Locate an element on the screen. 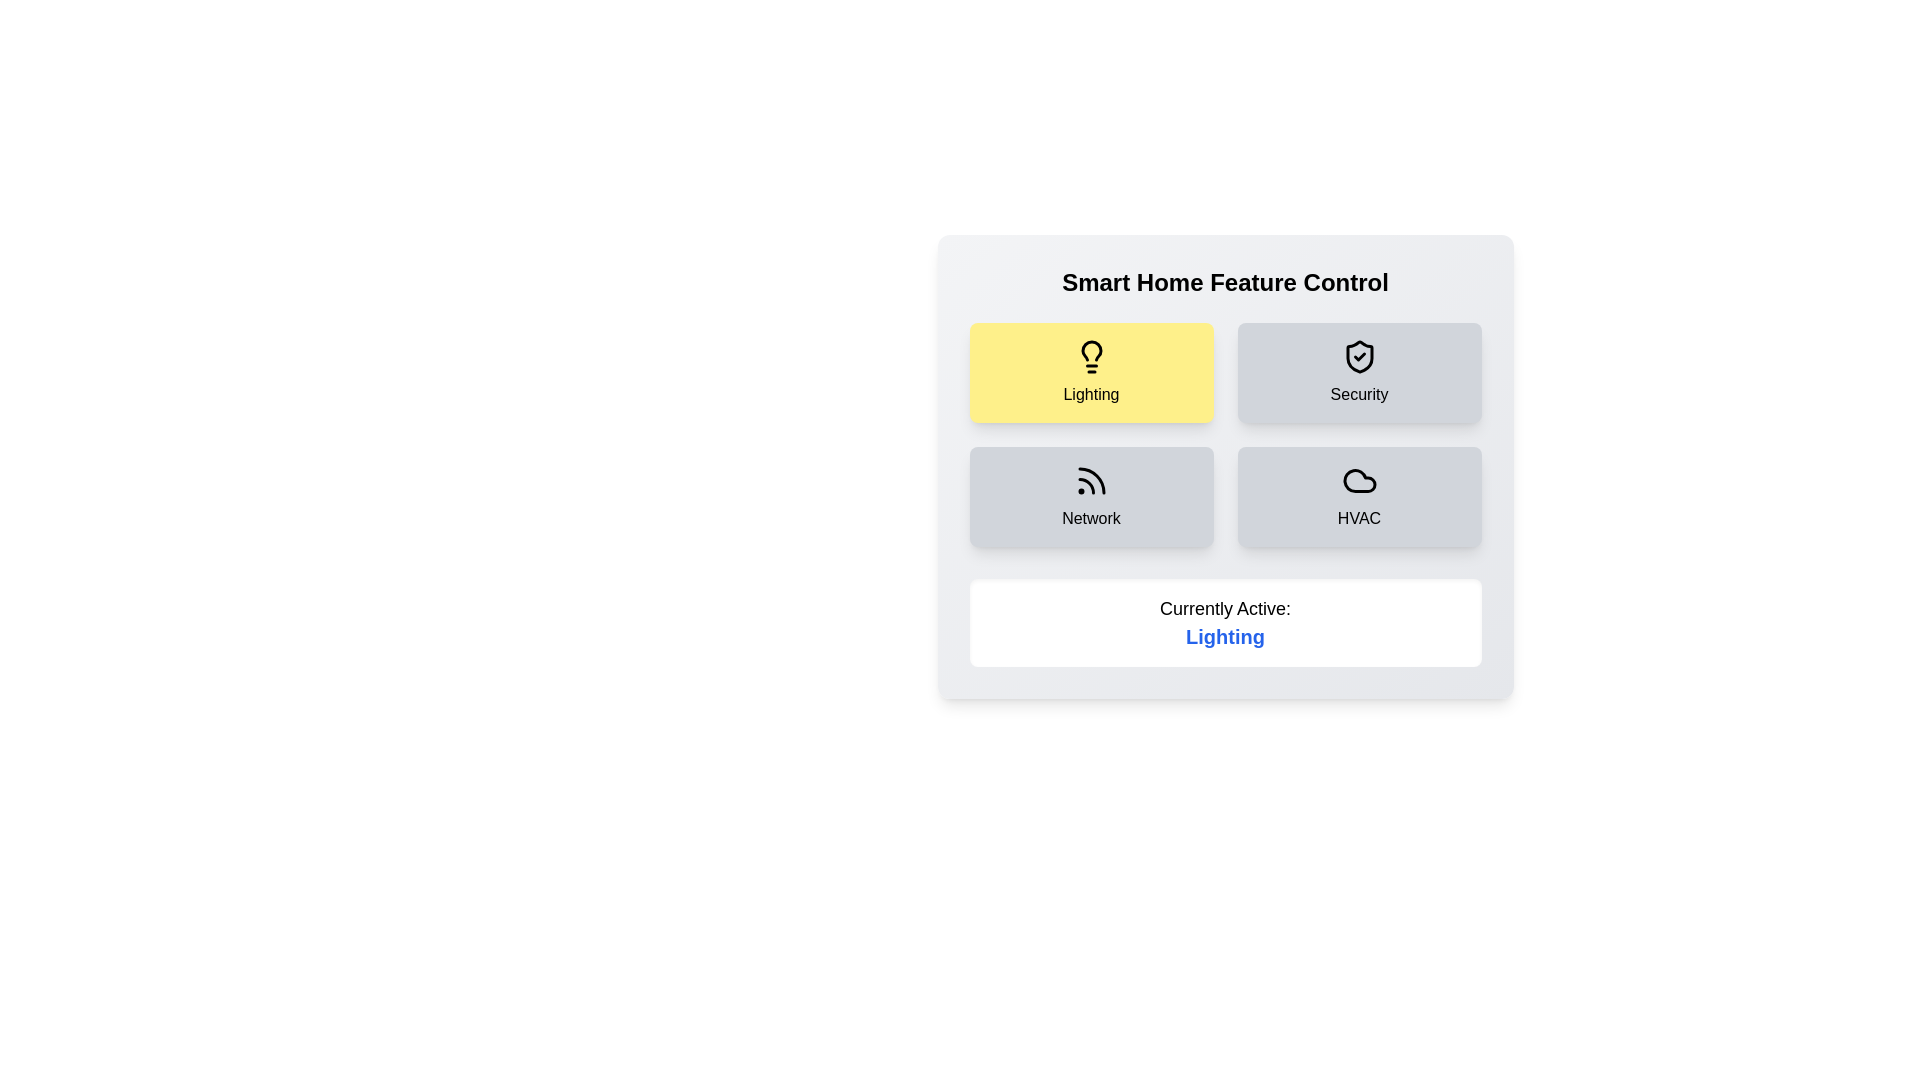 This screenshot has width=1920, height=1080. the Security button to interact with the component layout is located at coordinates (1359, 373).